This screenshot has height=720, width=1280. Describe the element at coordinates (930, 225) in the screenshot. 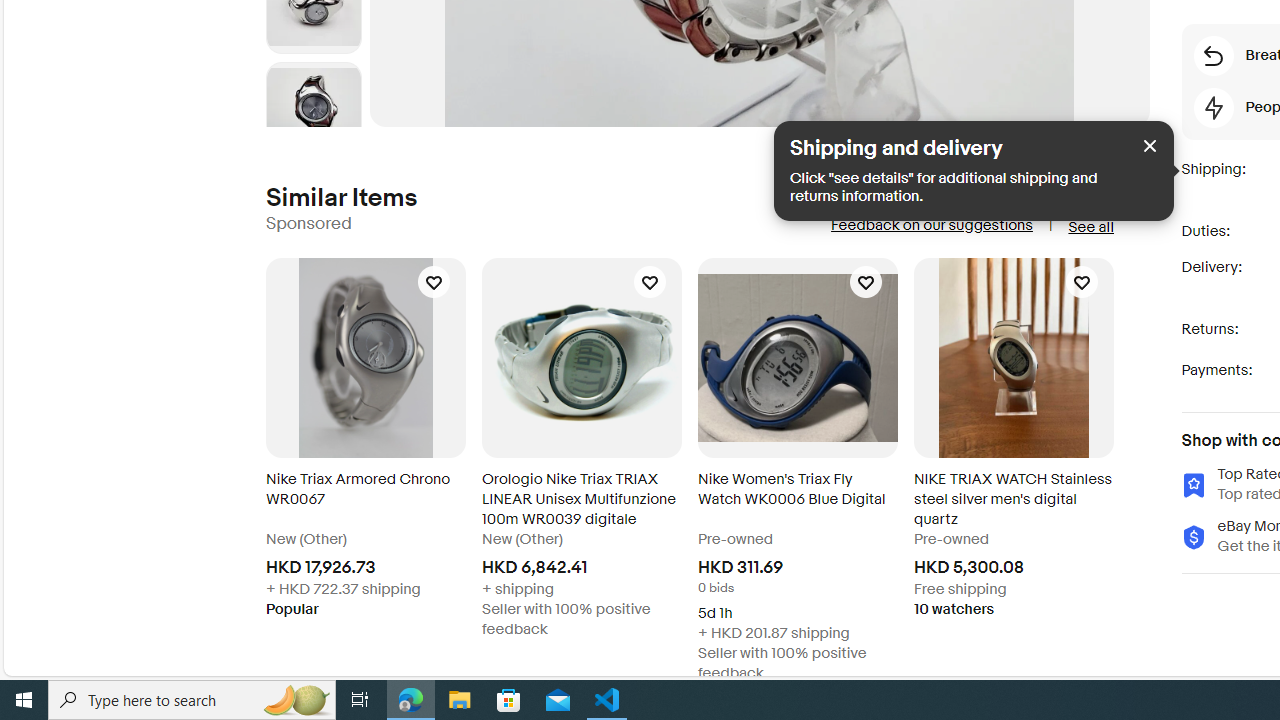

I see `'Feedback on our suggestions'` at that location.